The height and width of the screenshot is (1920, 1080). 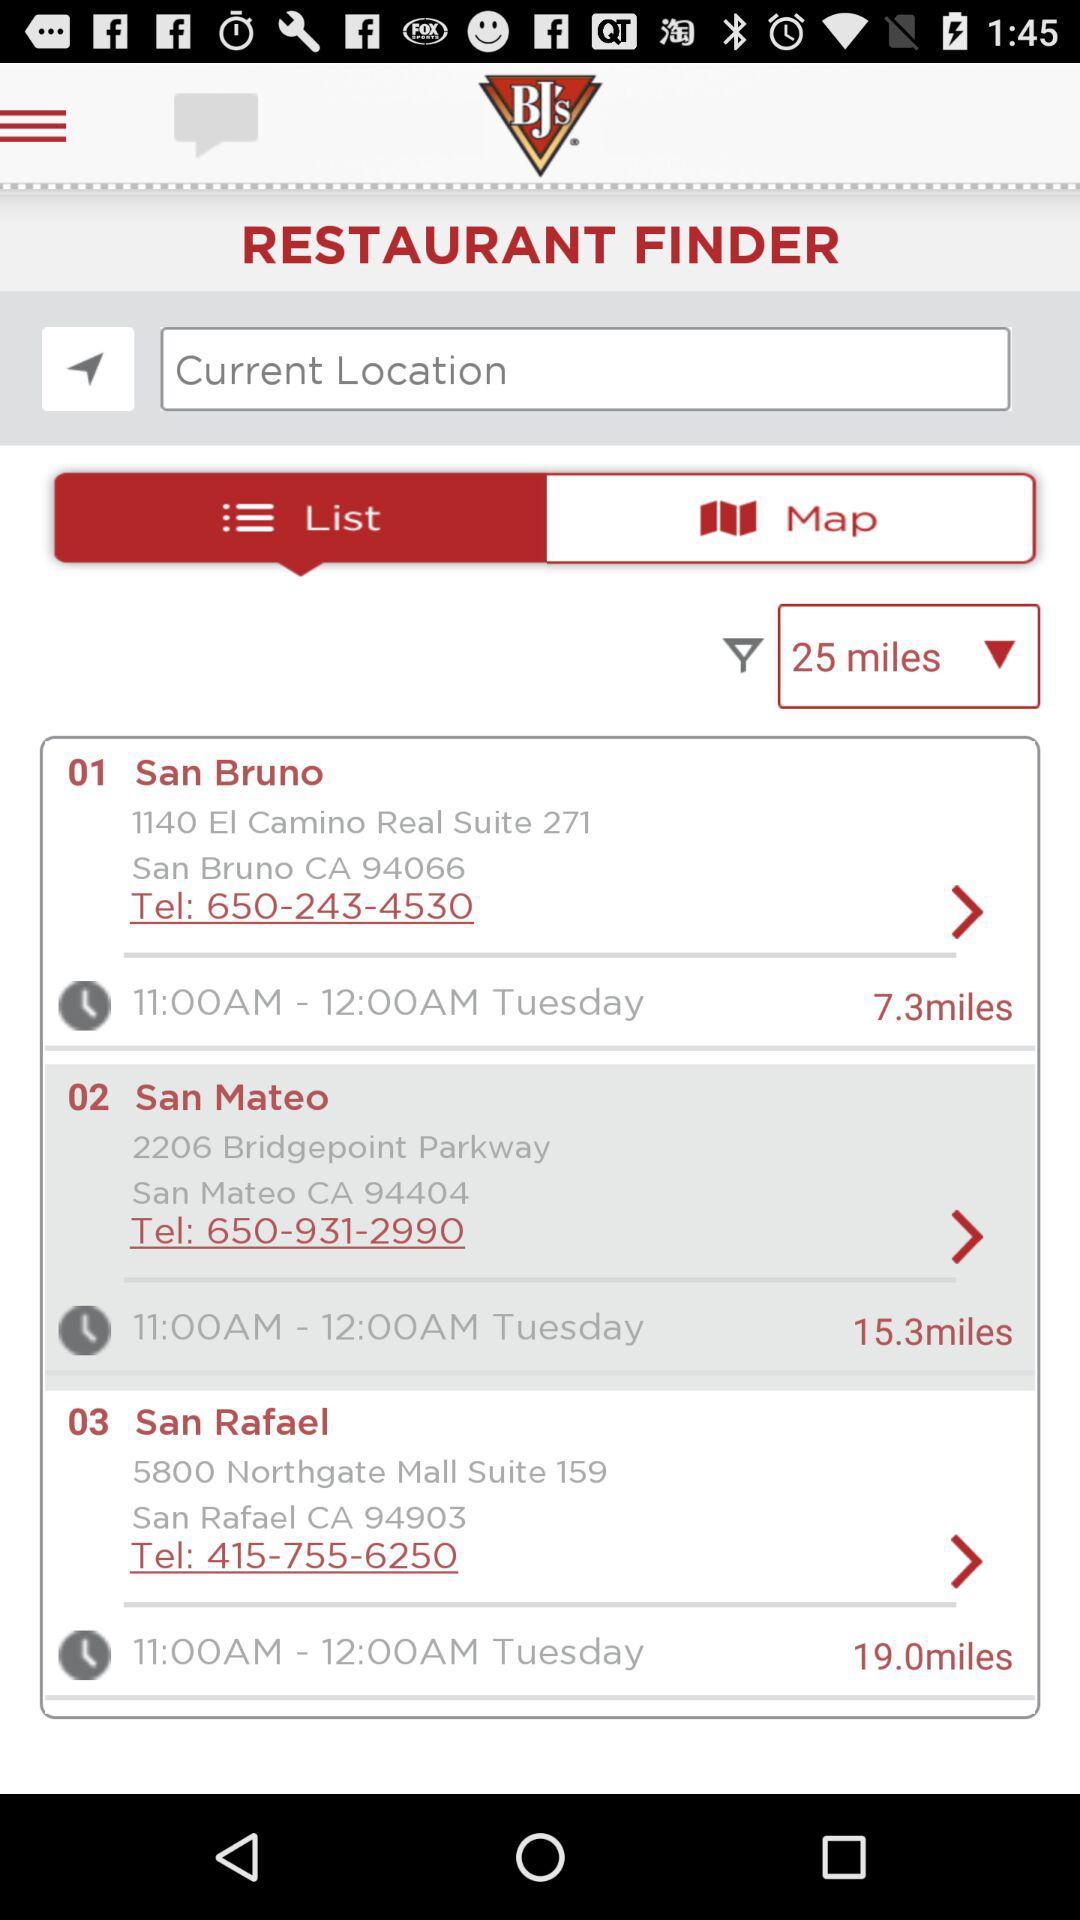 I want to click on the national_flag icon, so click(x=799, y=554).